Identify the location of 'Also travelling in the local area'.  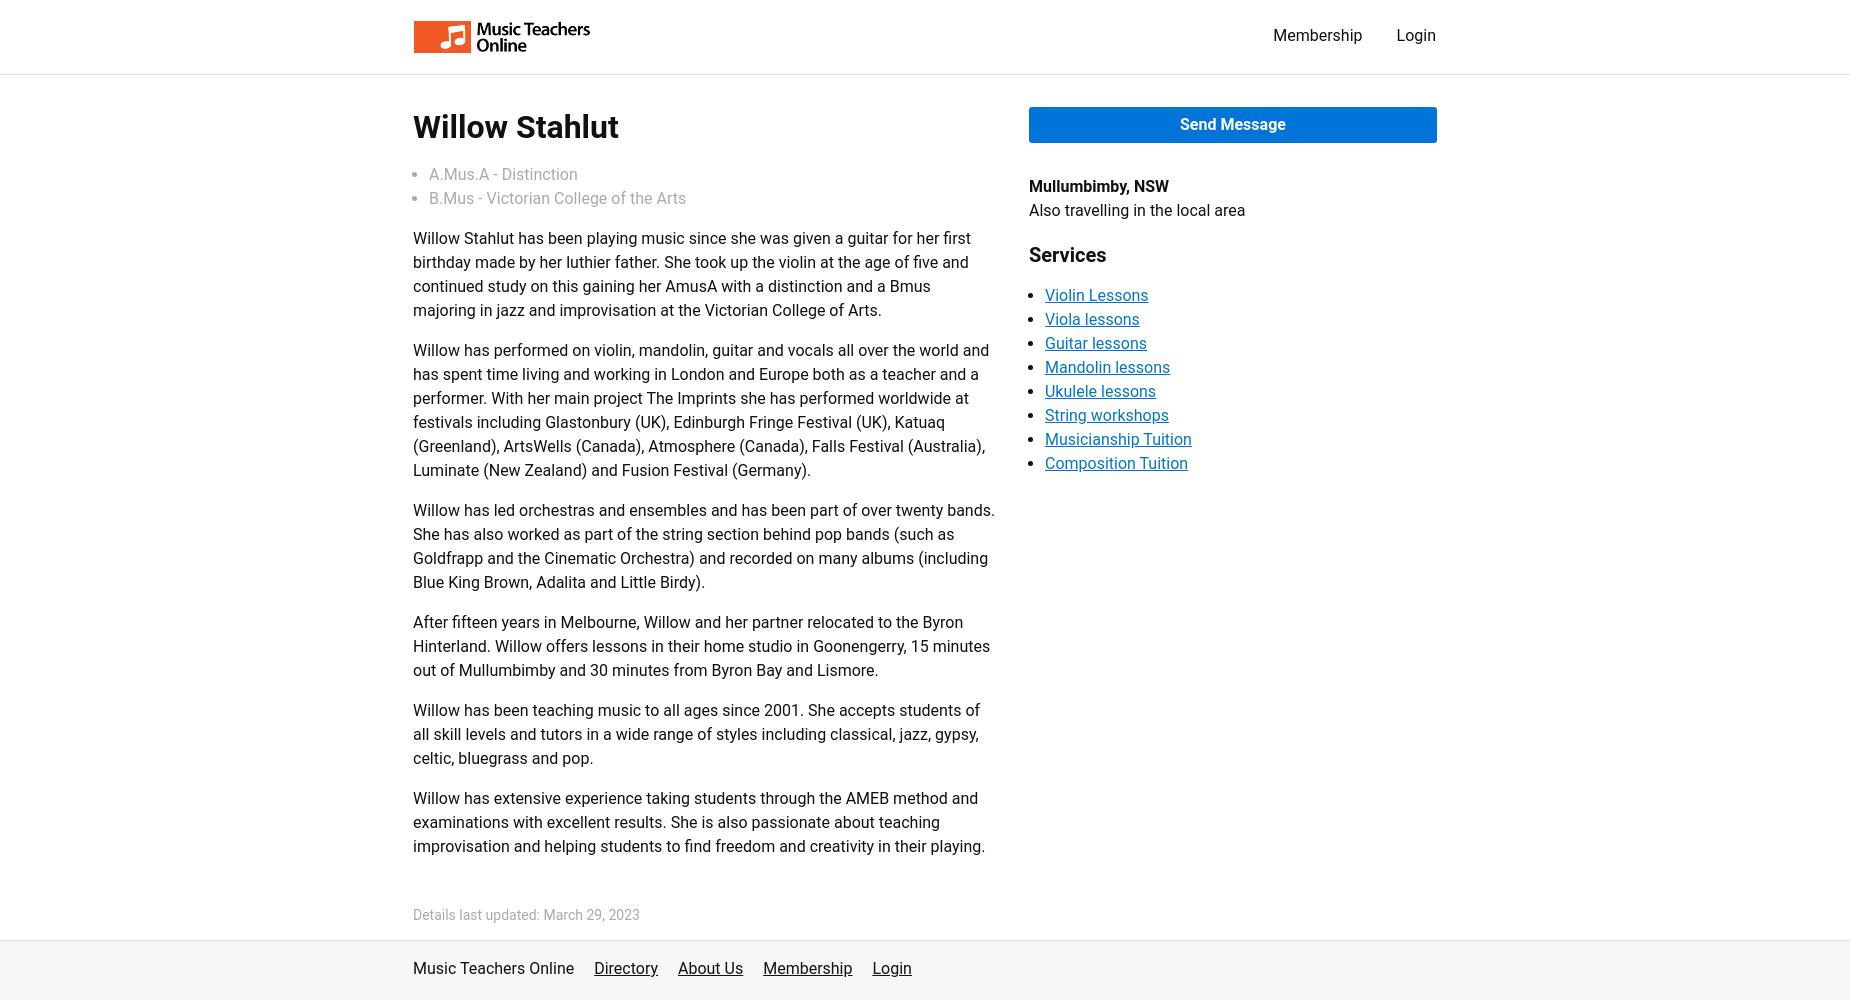
(1027, 209).